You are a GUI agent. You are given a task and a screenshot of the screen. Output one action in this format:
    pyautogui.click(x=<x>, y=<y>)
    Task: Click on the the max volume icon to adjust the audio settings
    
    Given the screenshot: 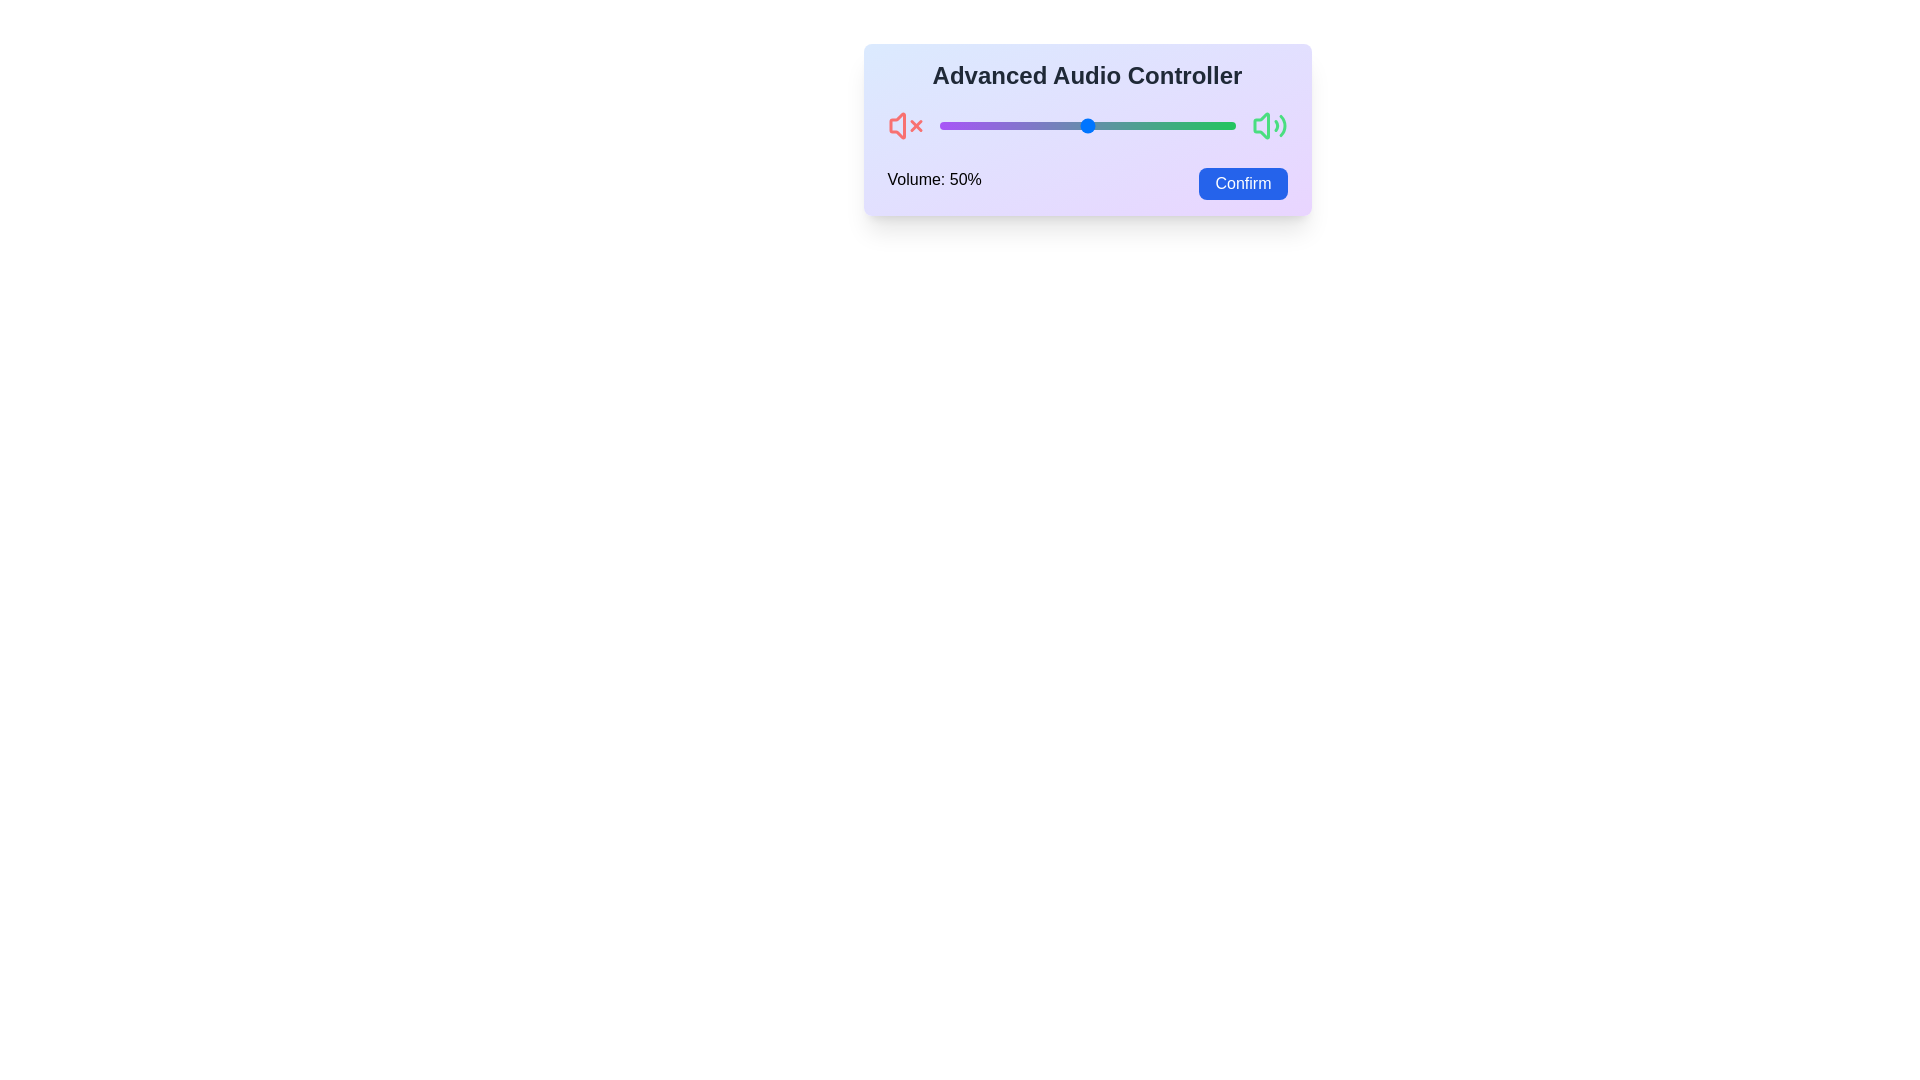 What is the action you would take?
    pyautogui.click(x=1268, y=126)
    